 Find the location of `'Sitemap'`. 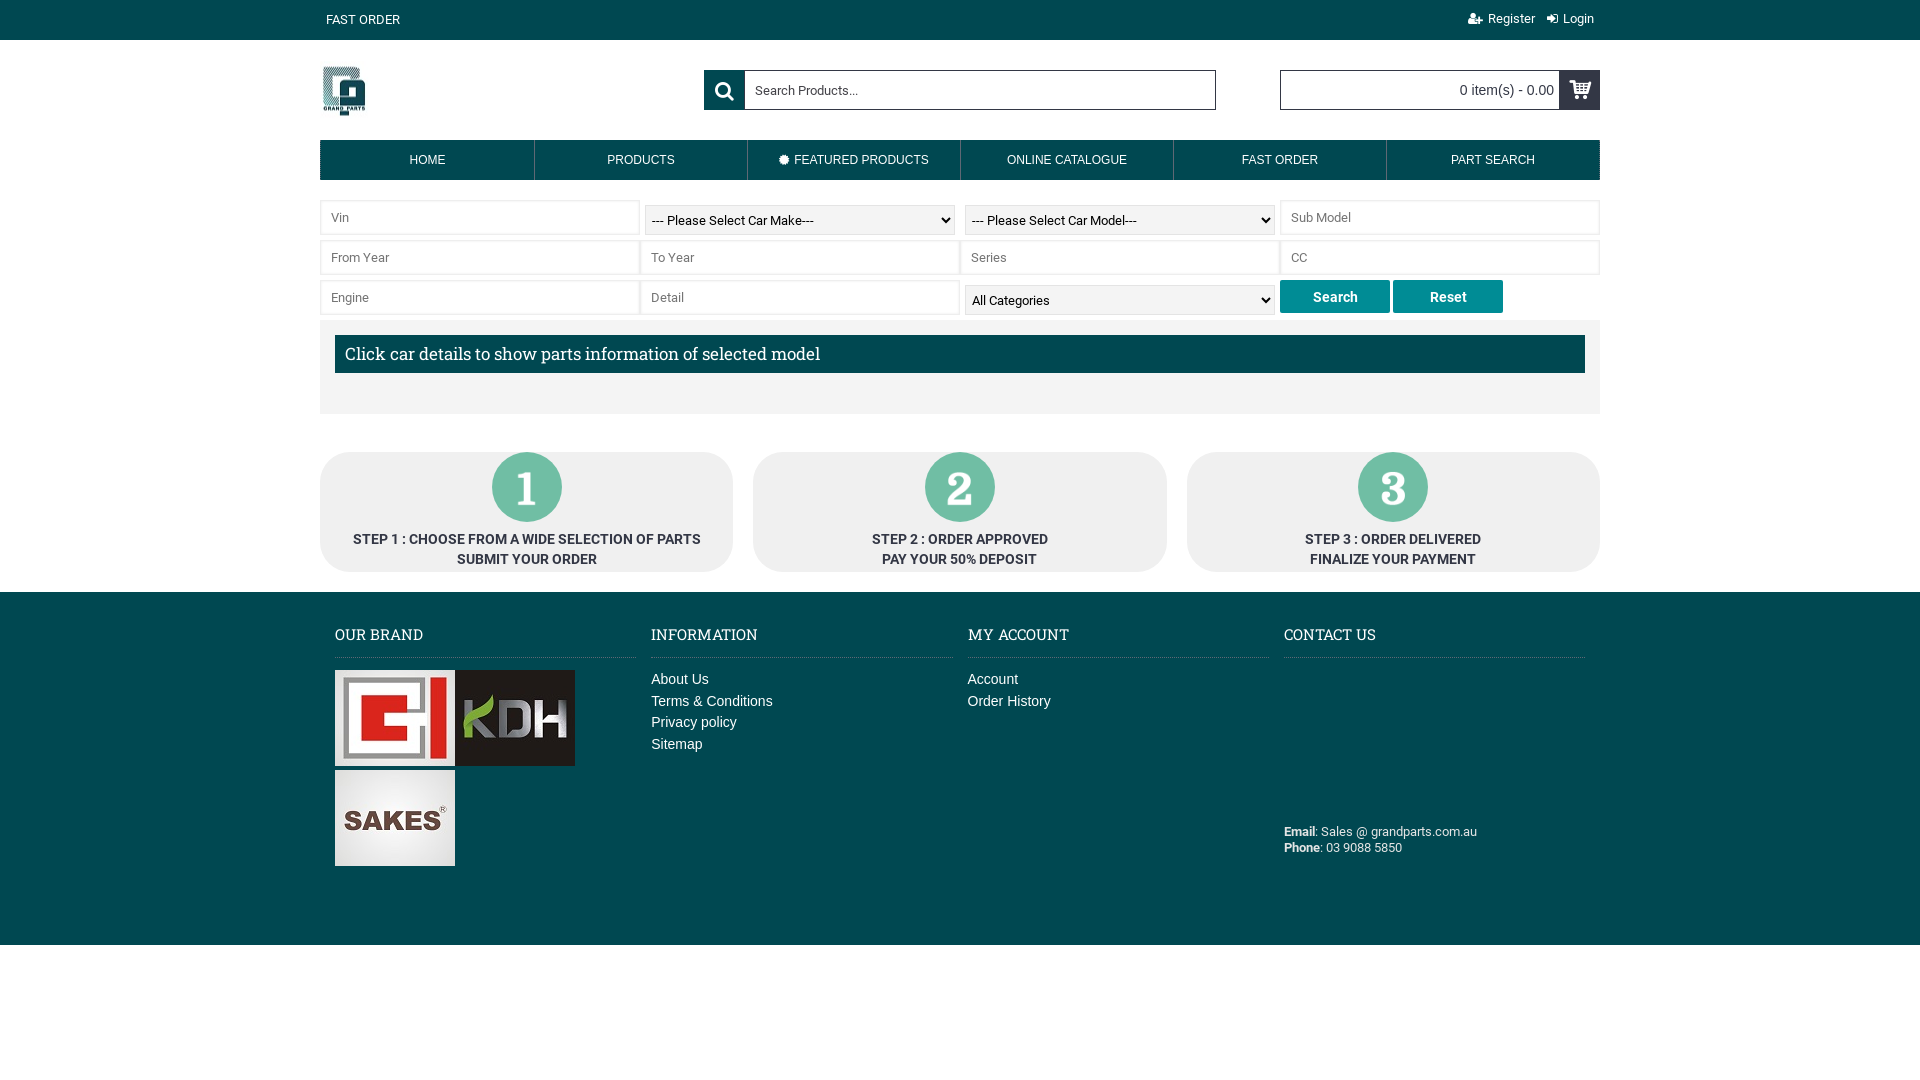

'Sitemap' is located at coordinates (651, 744).